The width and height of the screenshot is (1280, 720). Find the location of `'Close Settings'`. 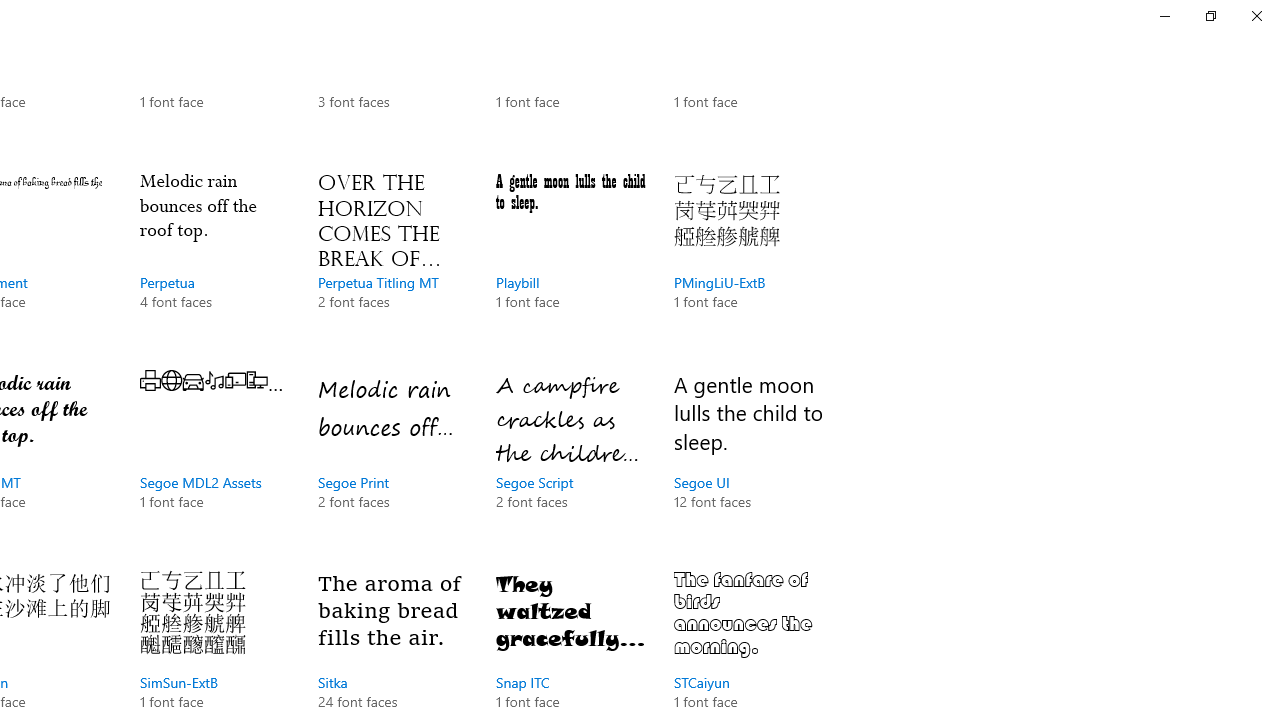

'Close Settings' is located at coordinates (1255, 15).